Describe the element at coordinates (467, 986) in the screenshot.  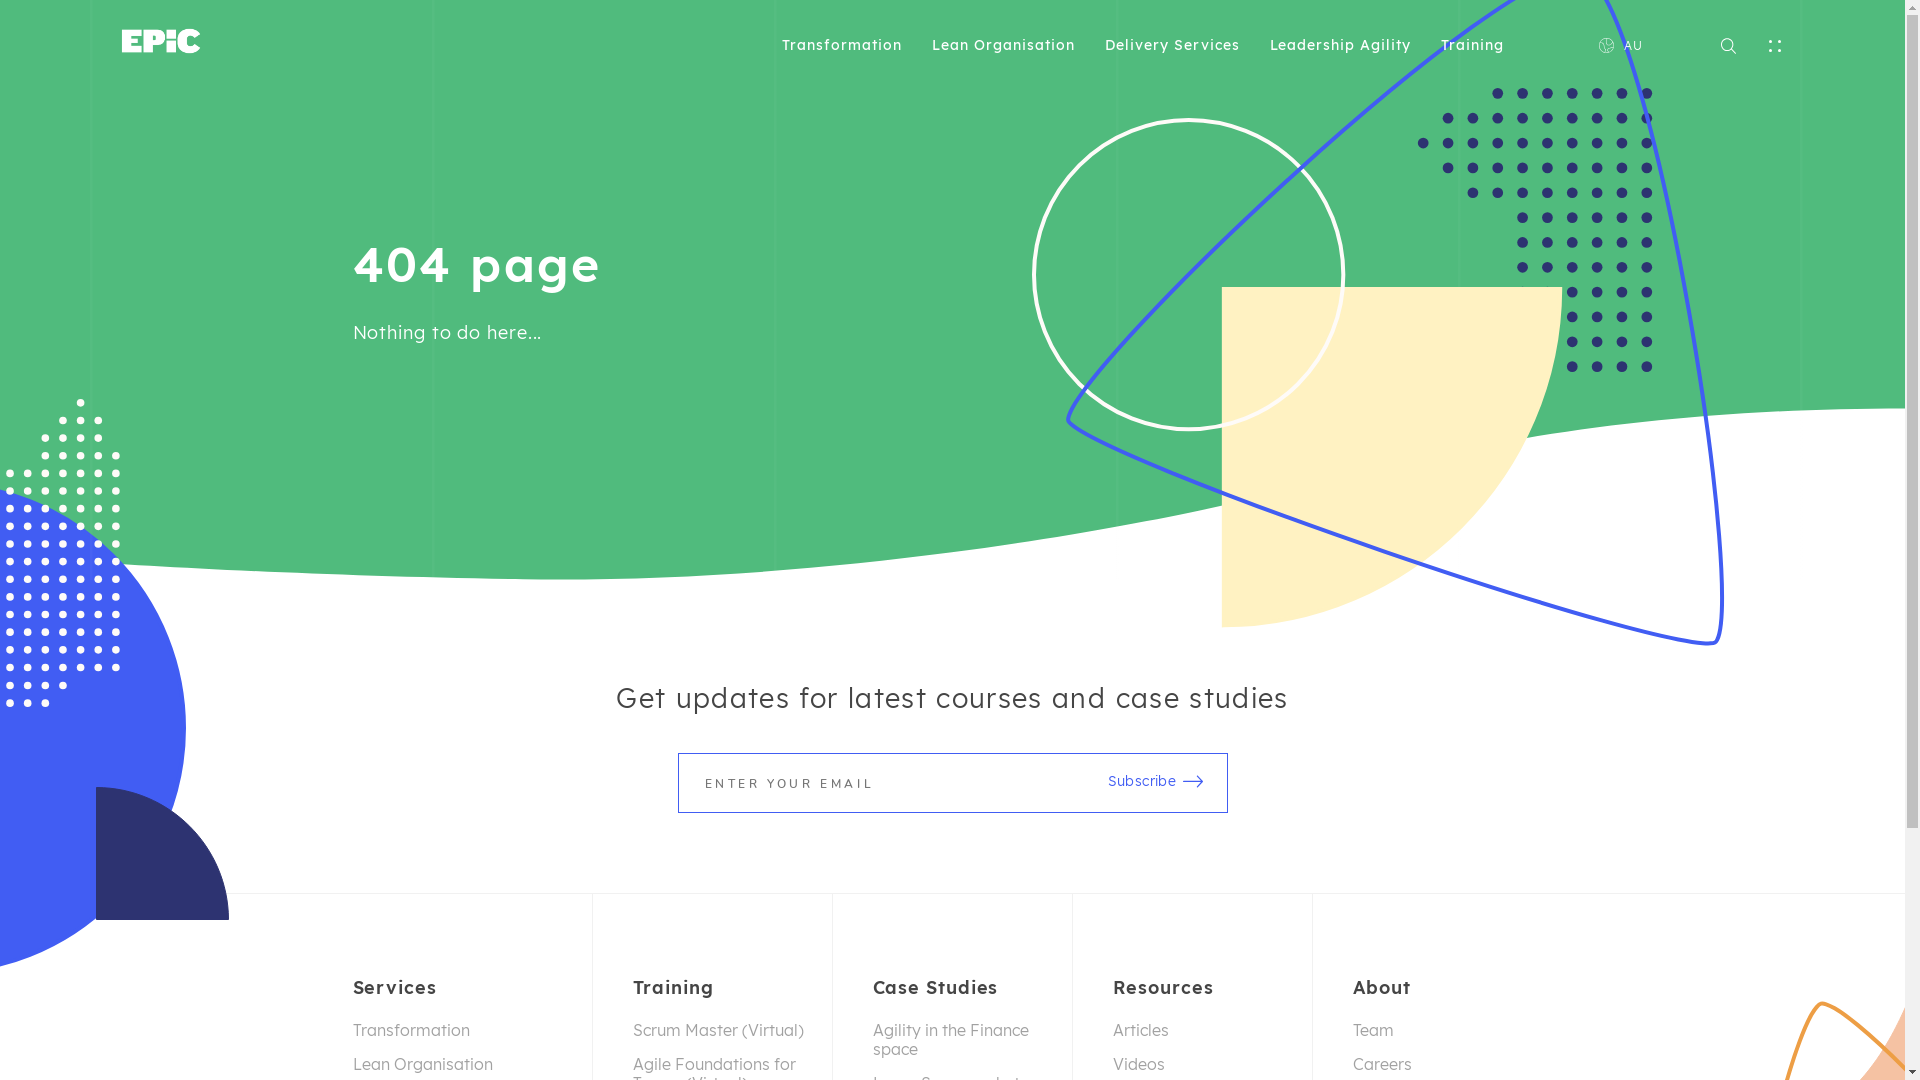
I see `'Services'` at that location.